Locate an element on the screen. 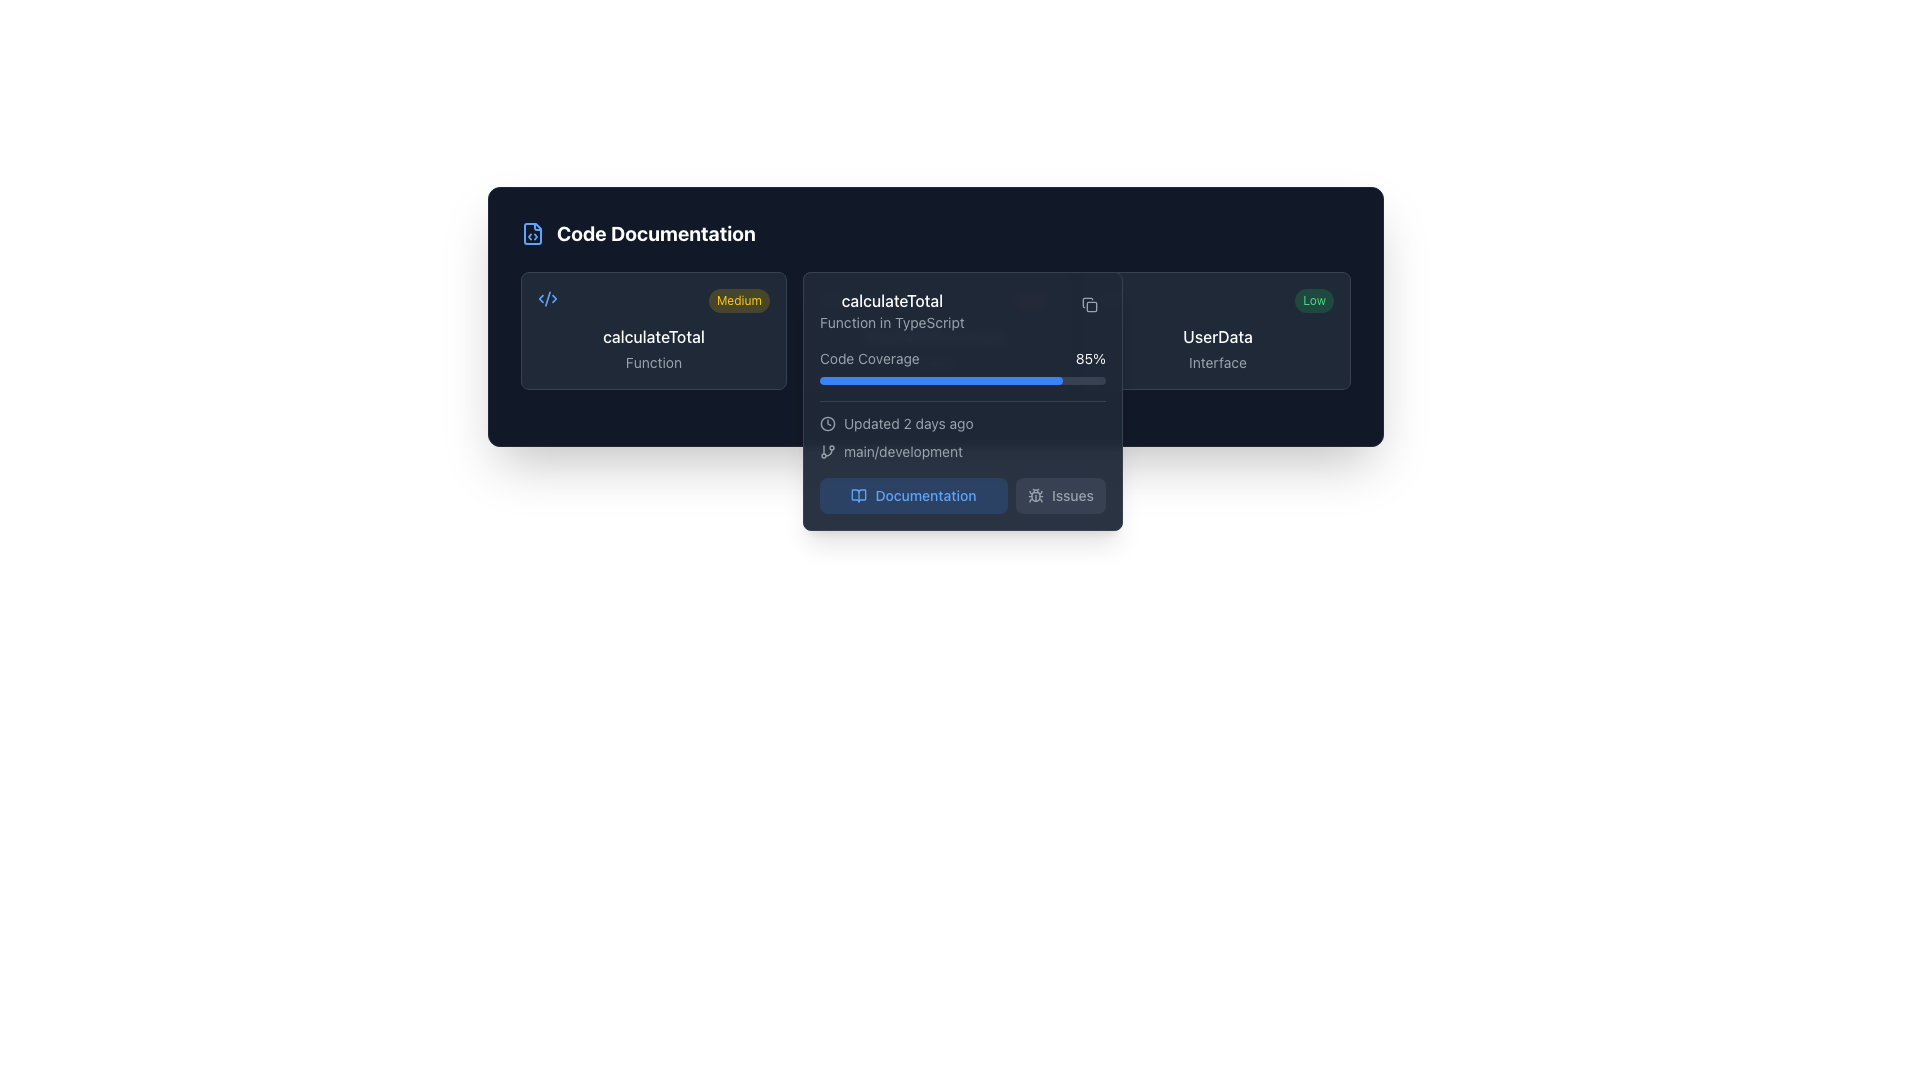 This screenshot has width=1920, height=1080. the Progress bar indicating 'Code Coverage' with 85% completion, positioned centrally below the corresponding texts is located at coordinates (963, 381).